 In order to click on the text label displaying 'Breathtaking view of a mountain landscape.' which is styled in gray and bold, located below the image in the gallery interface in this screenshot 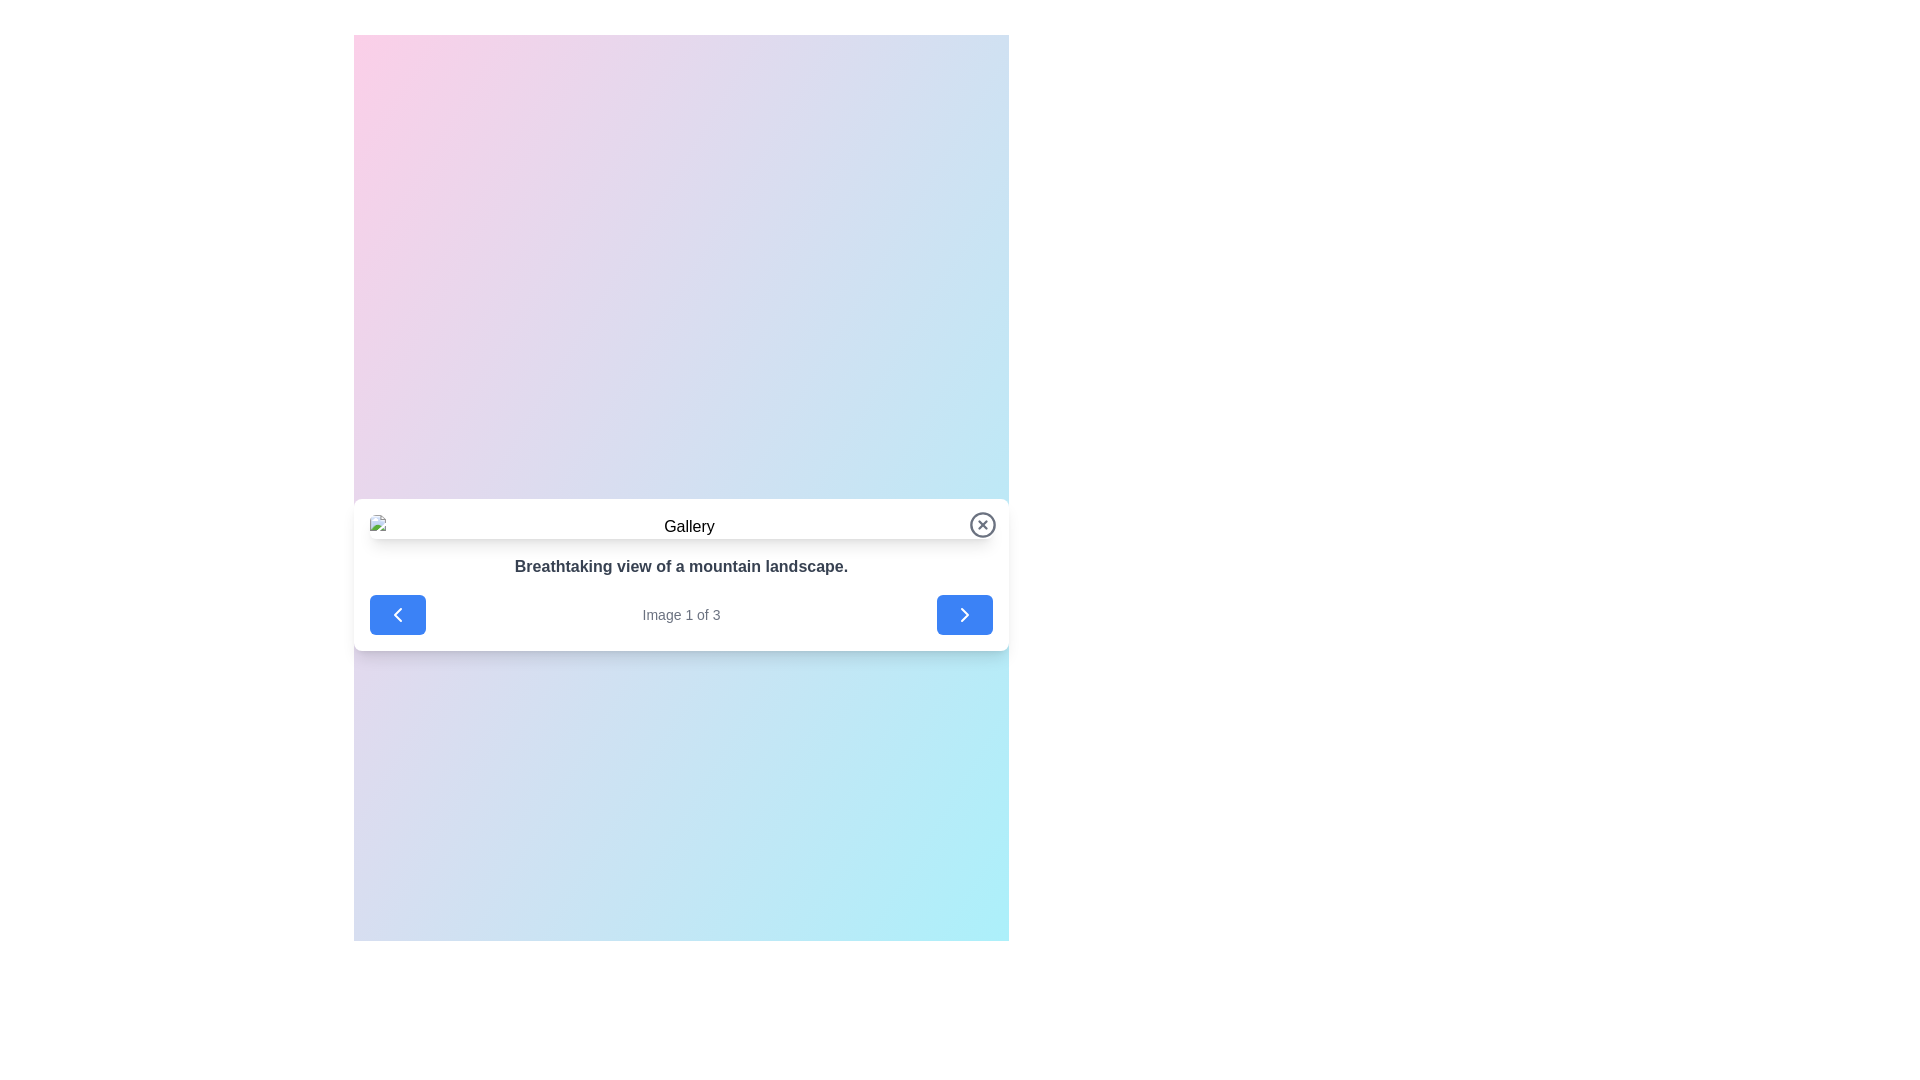, I will do `click(681, 567)`.